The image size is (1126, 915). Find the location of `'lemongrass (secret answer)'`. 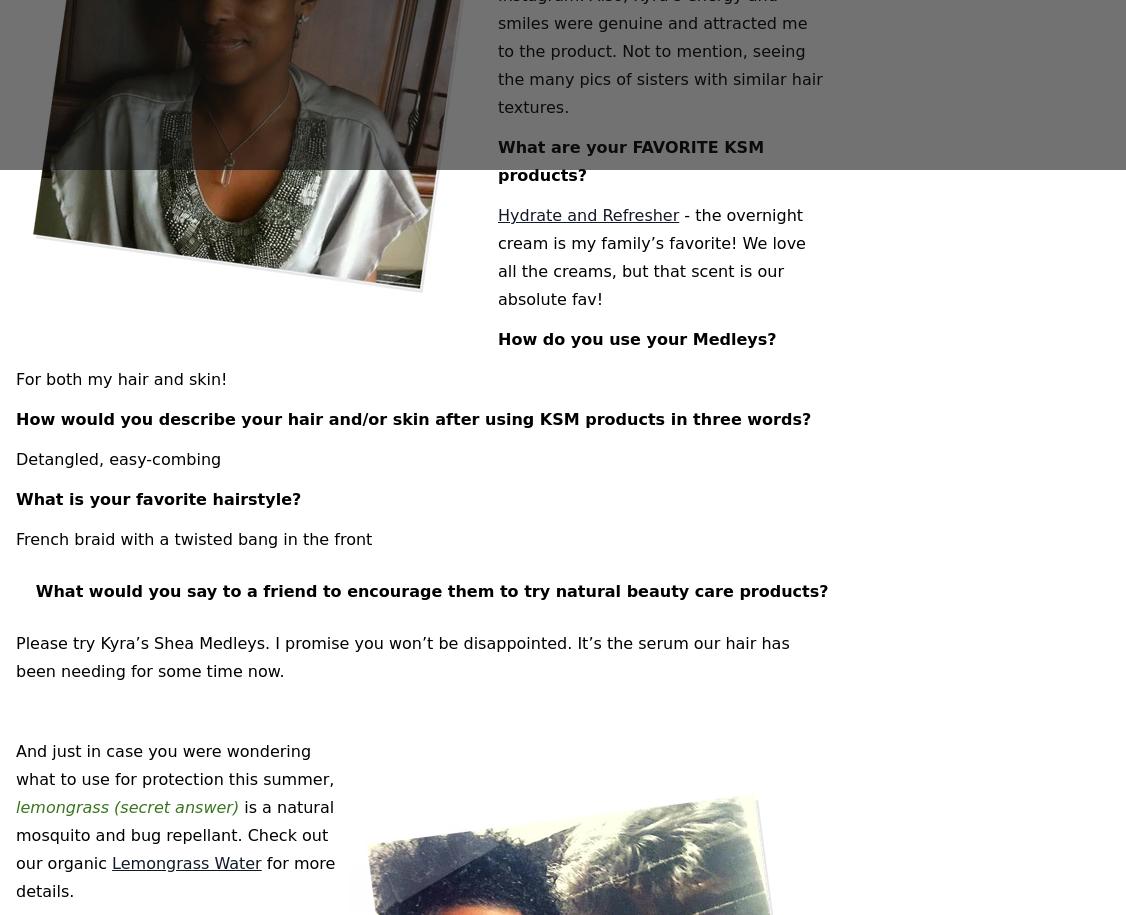

'lemongrass (secret answer)' is located at coordinates (127, 806).